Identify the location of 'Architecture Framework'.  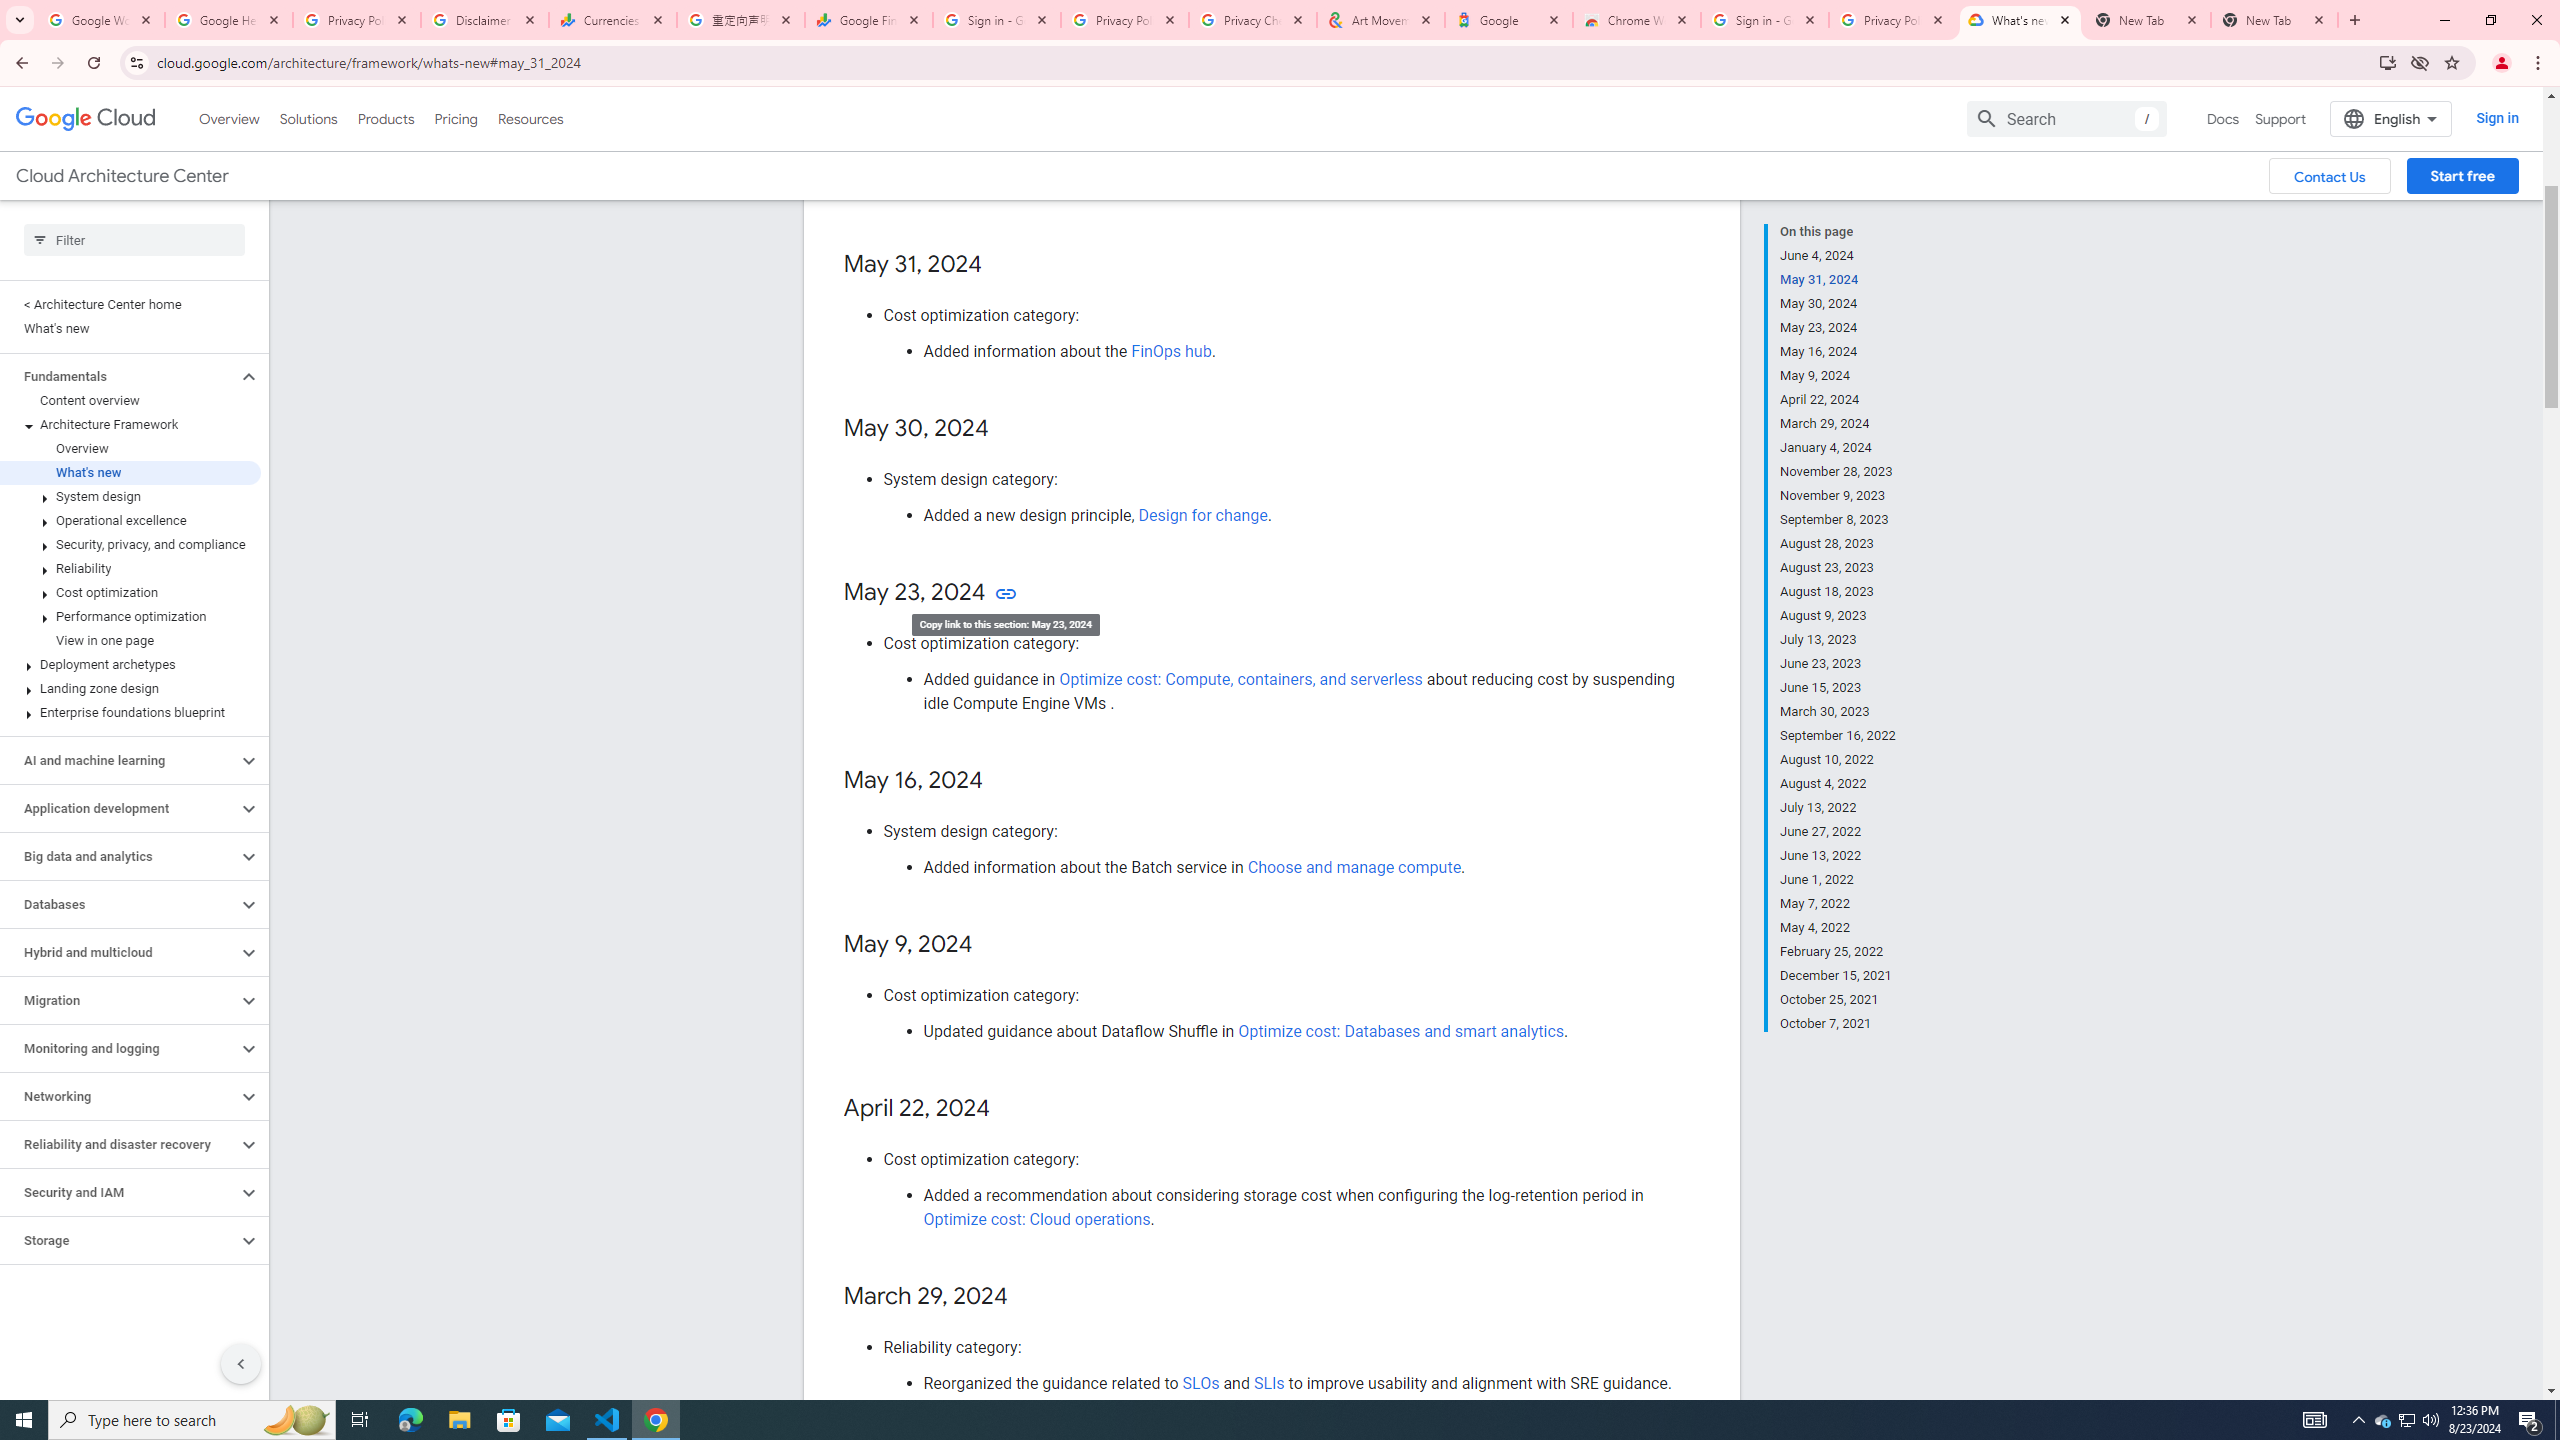
(130, 424).